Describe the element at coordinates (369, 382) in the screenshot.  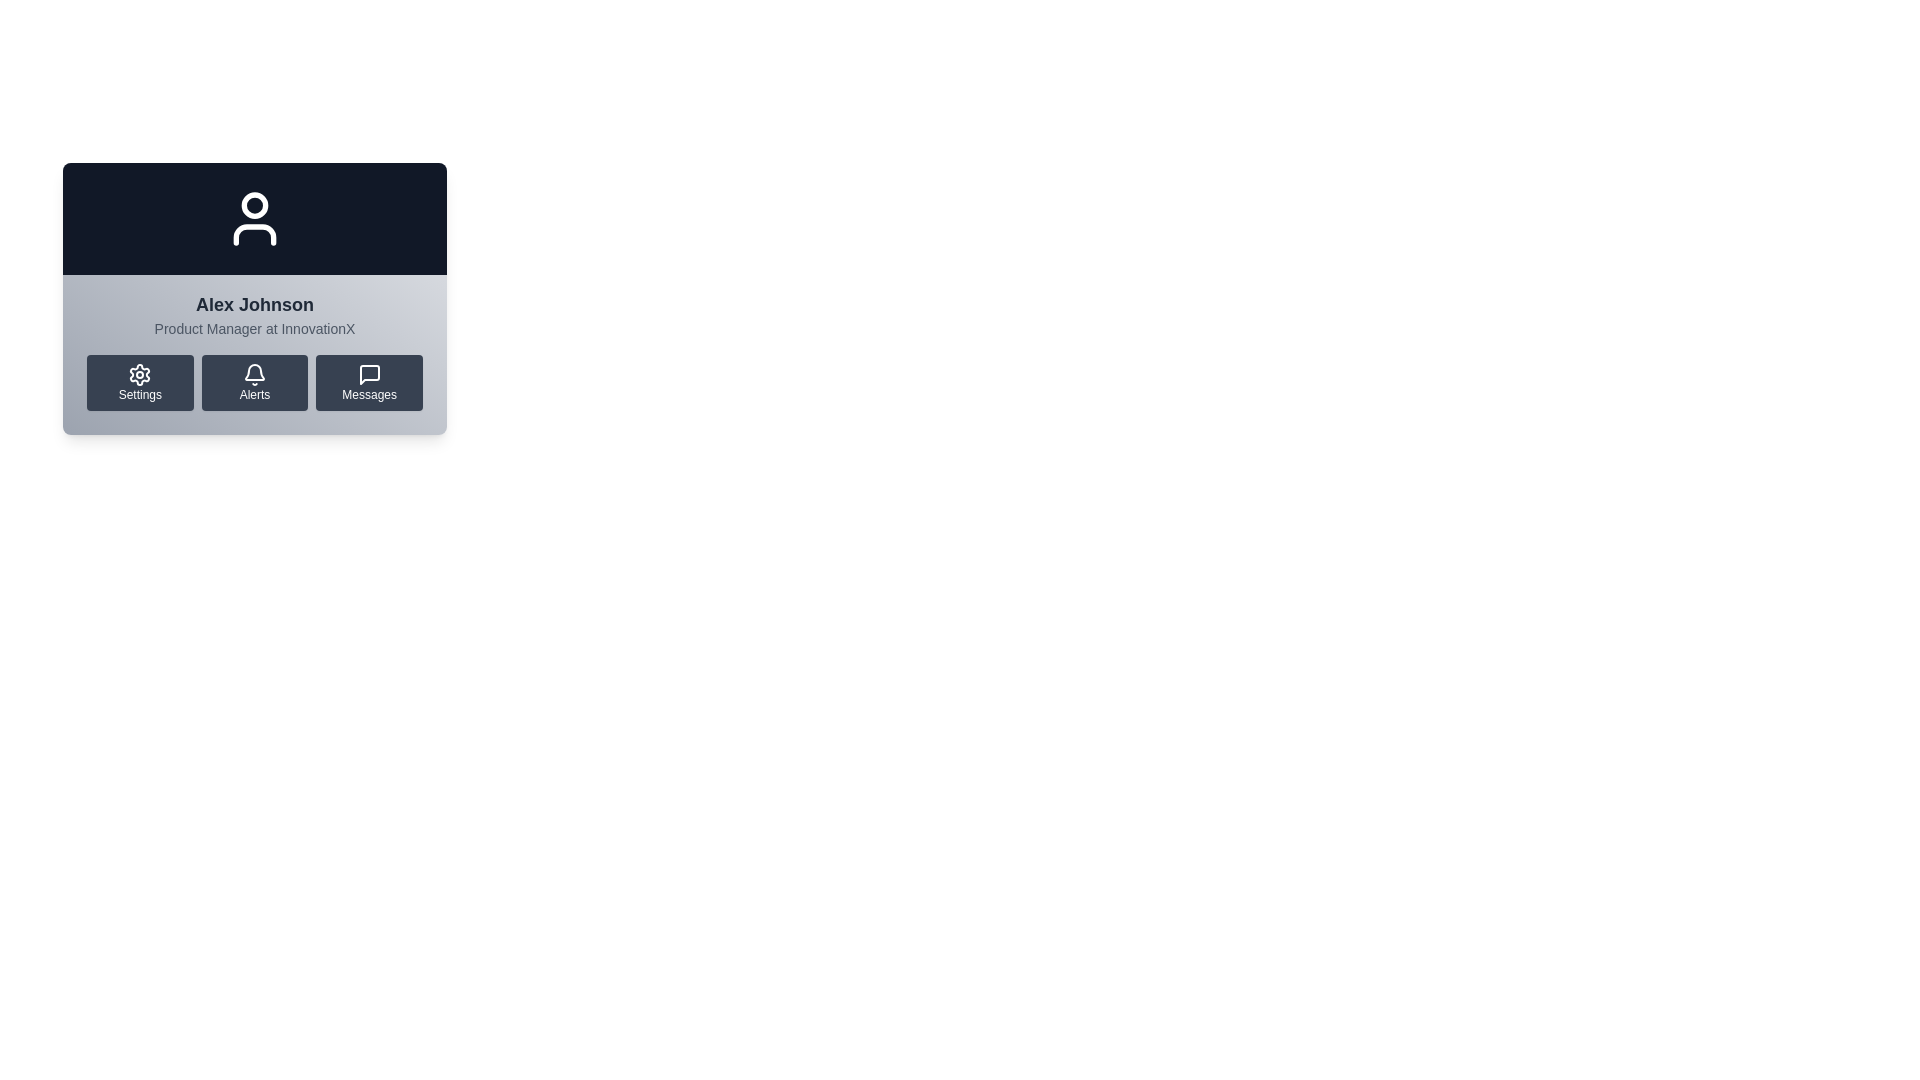
I see `the 'Messages' button, which is the third button in a horizontal row of buttons located below the user profile information section` at that location.